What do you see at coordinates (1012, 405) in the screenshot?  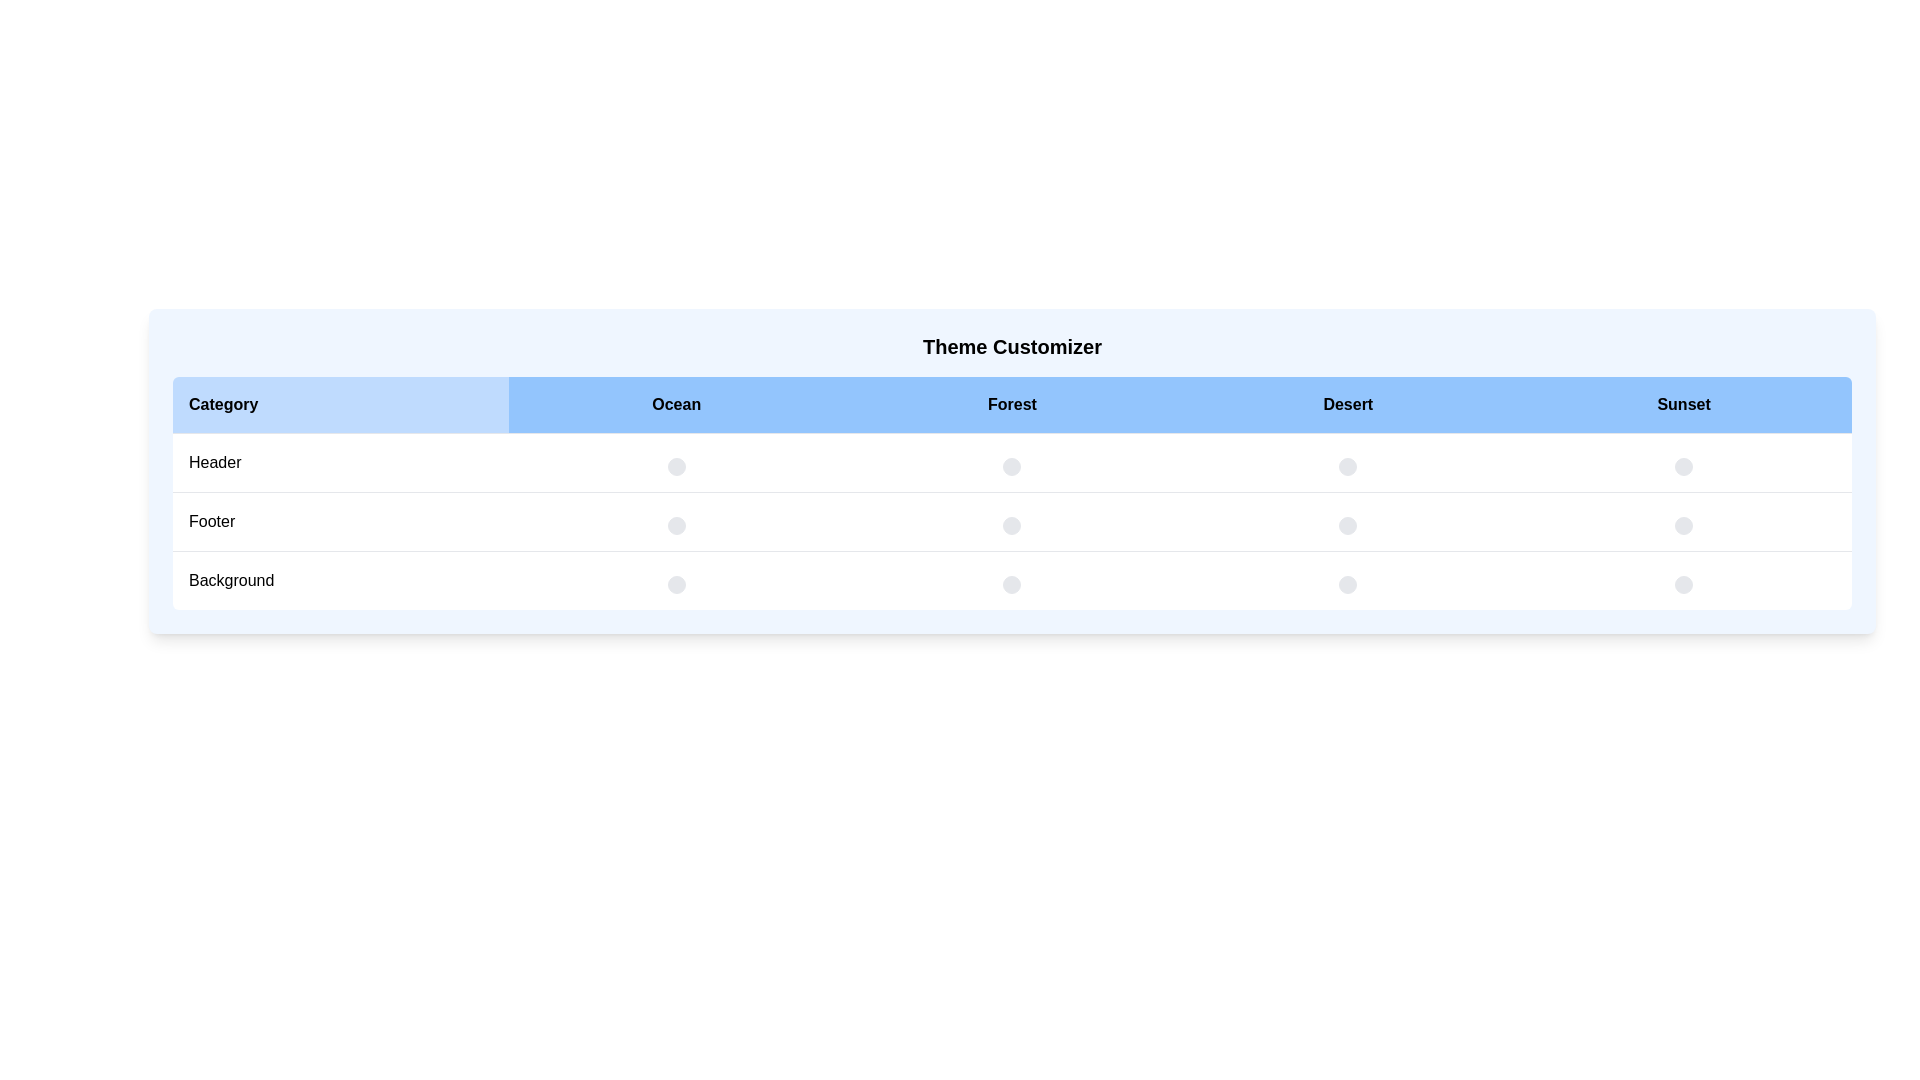 I see `the 'Forest' category label, which is the third element in a row containing 'Category', 'Ocean', 'Forest', 'Desert', and 'Sunset'` at bounding box center [1012, 405].